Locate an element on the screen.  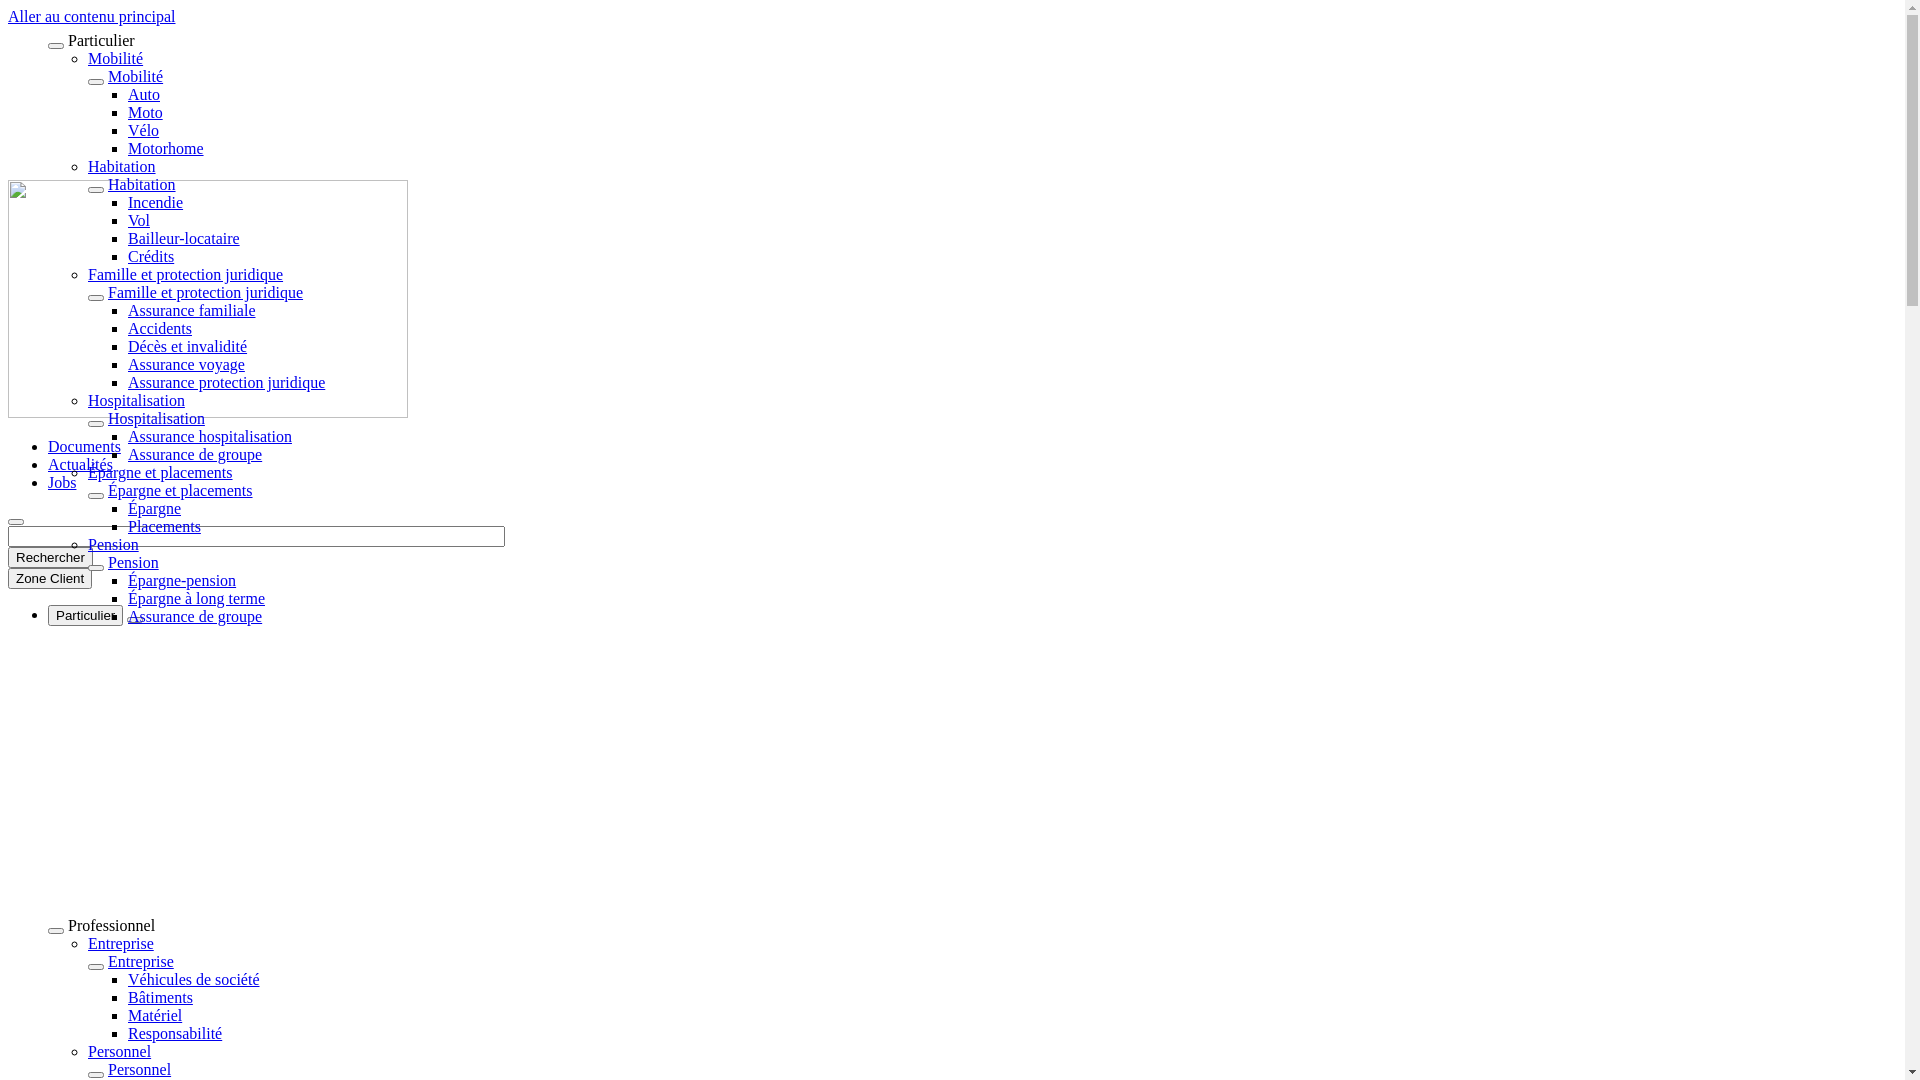
'Motorhome' is located at coordinates (166, 147).